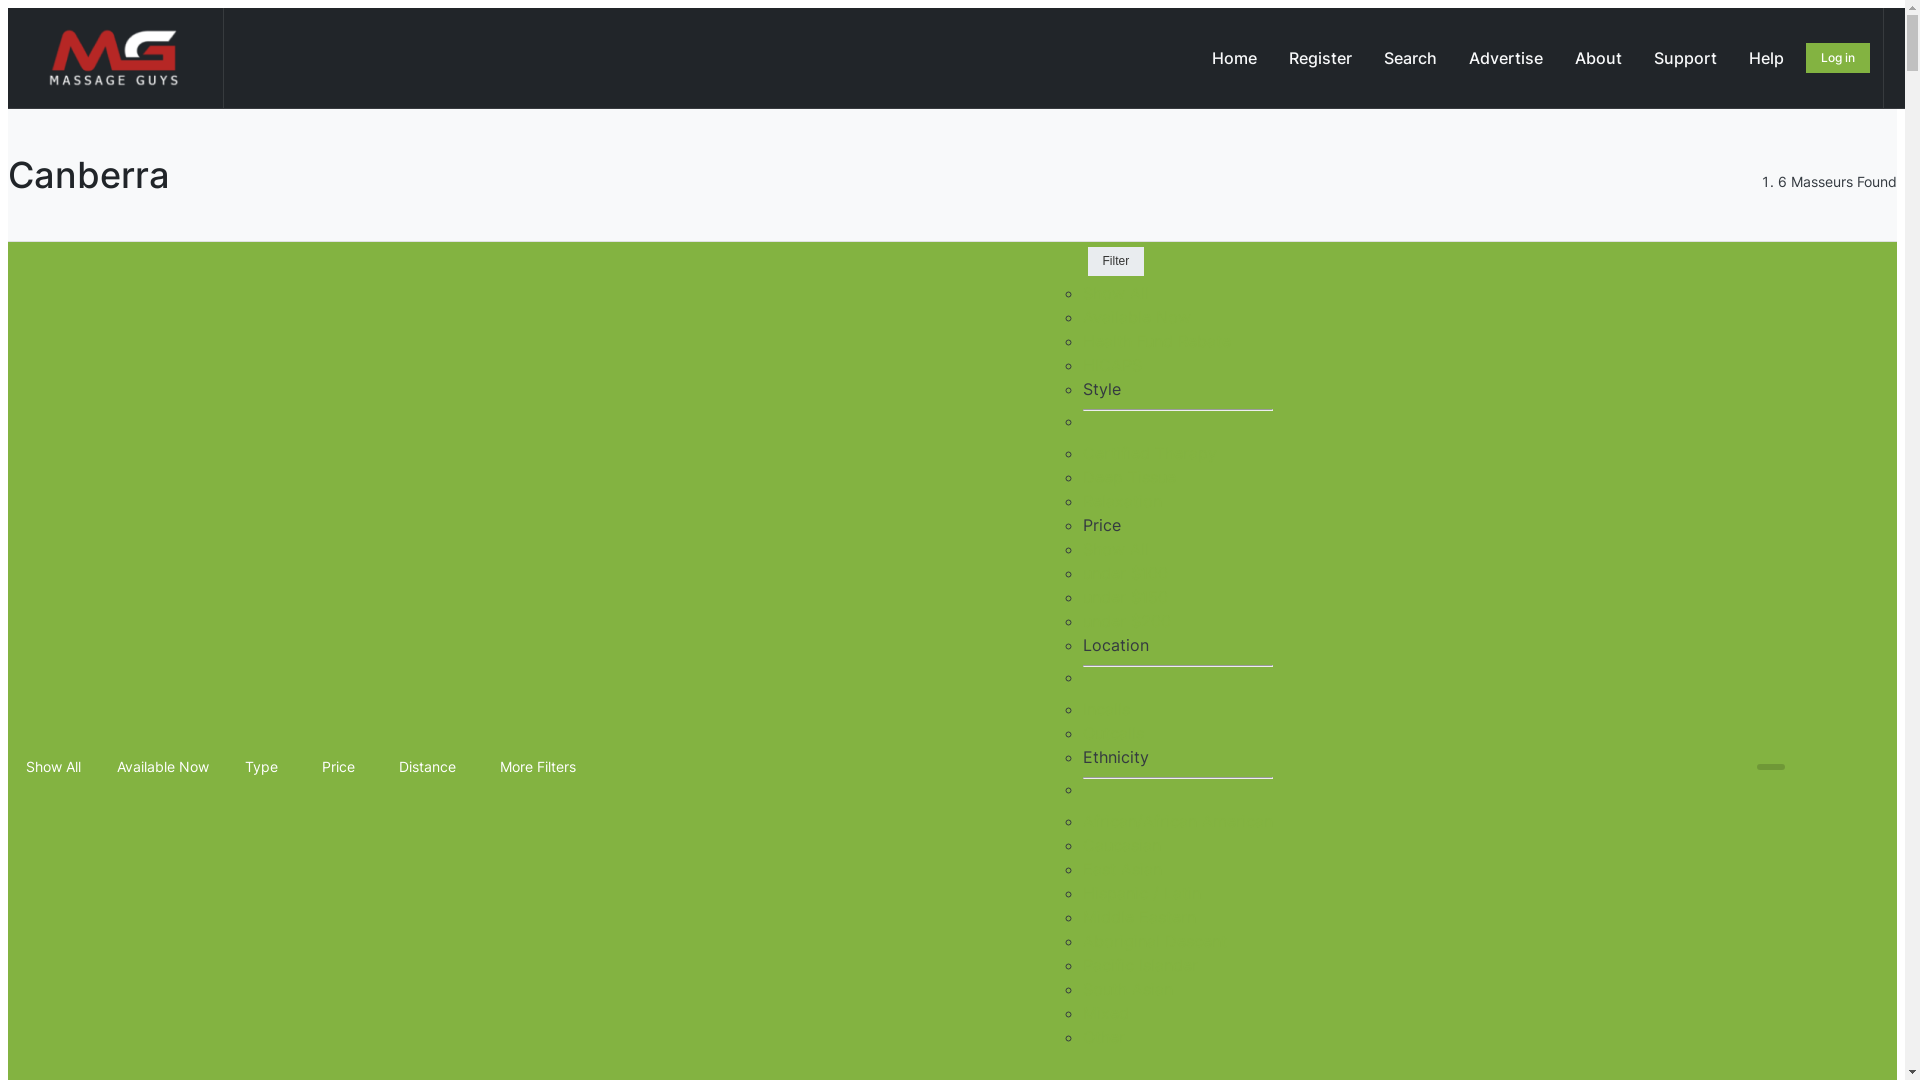  Describe the element at coordinates (1838, 56) in the screenshot. I see `'Log in'` at that location.